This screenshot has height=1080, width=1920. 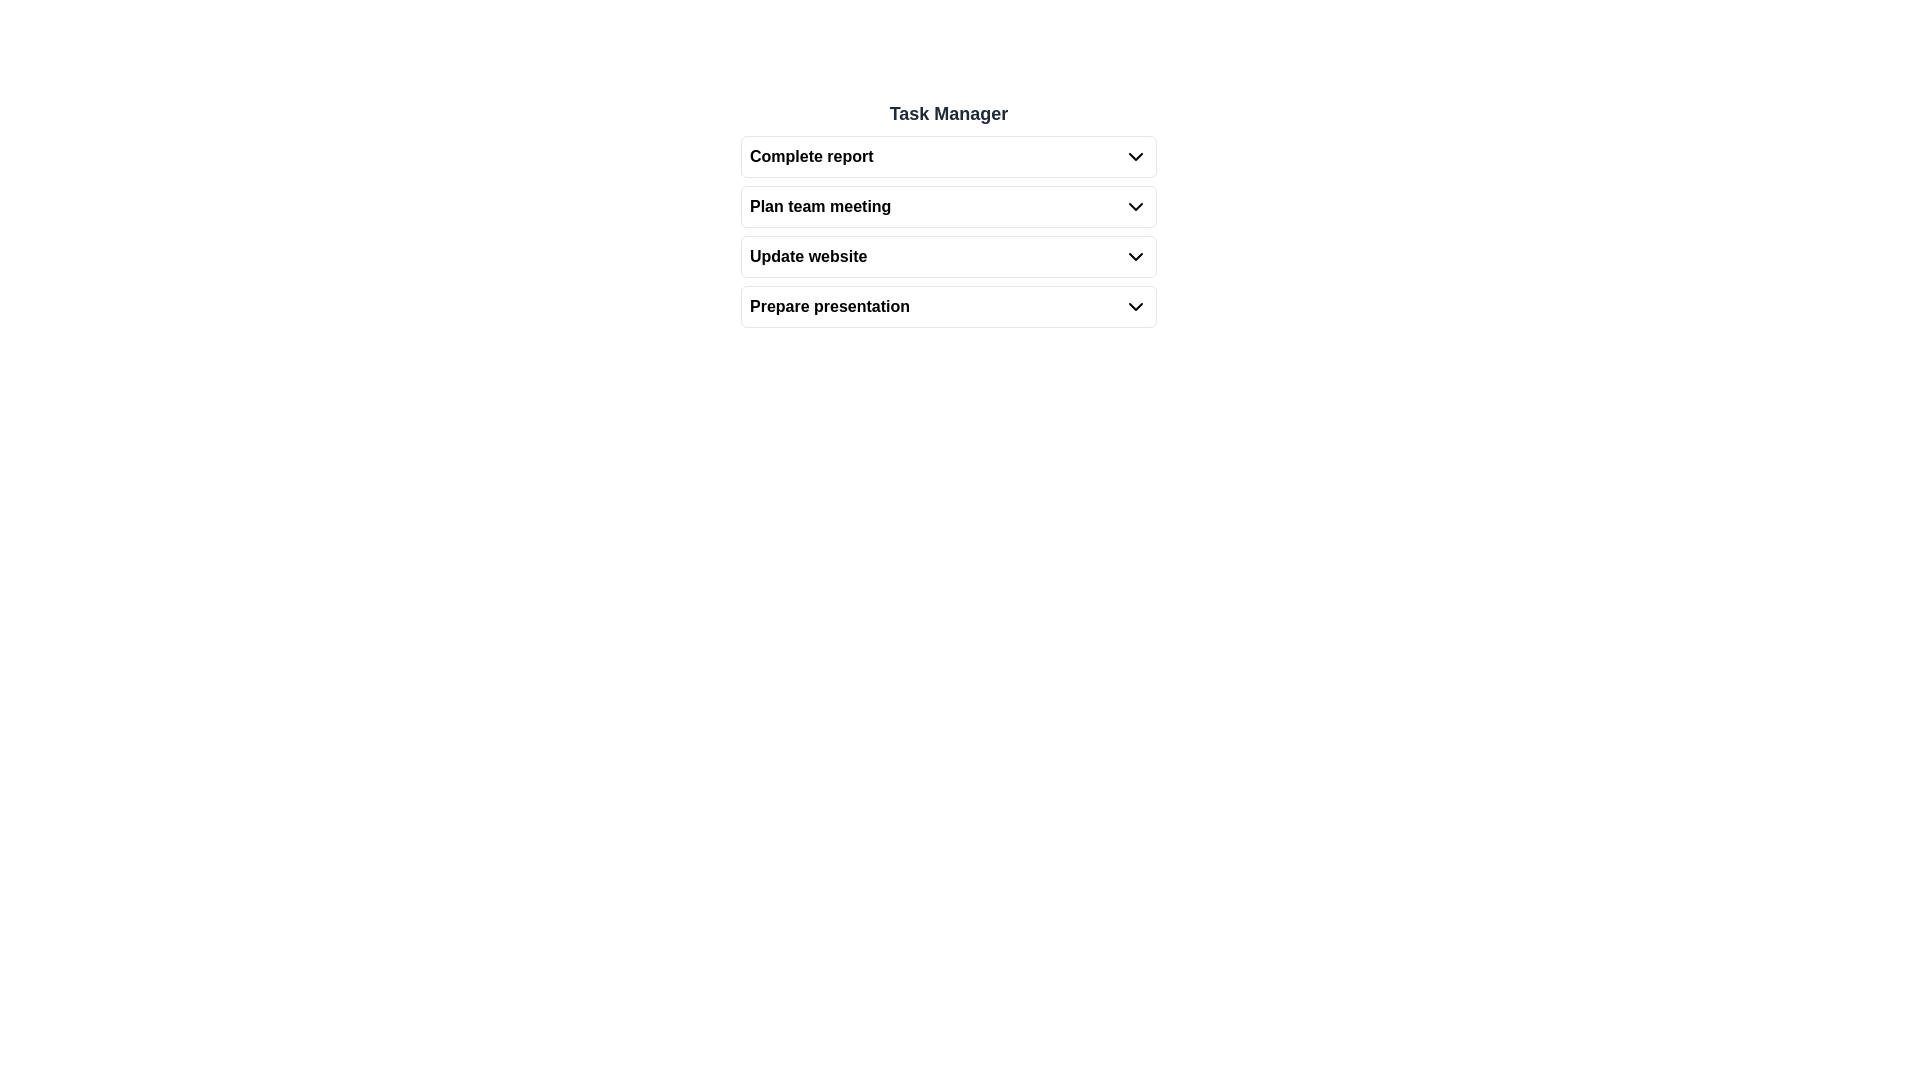 I want to click on the 'Complete report' dropdown menu, so click(x=948, y=156).